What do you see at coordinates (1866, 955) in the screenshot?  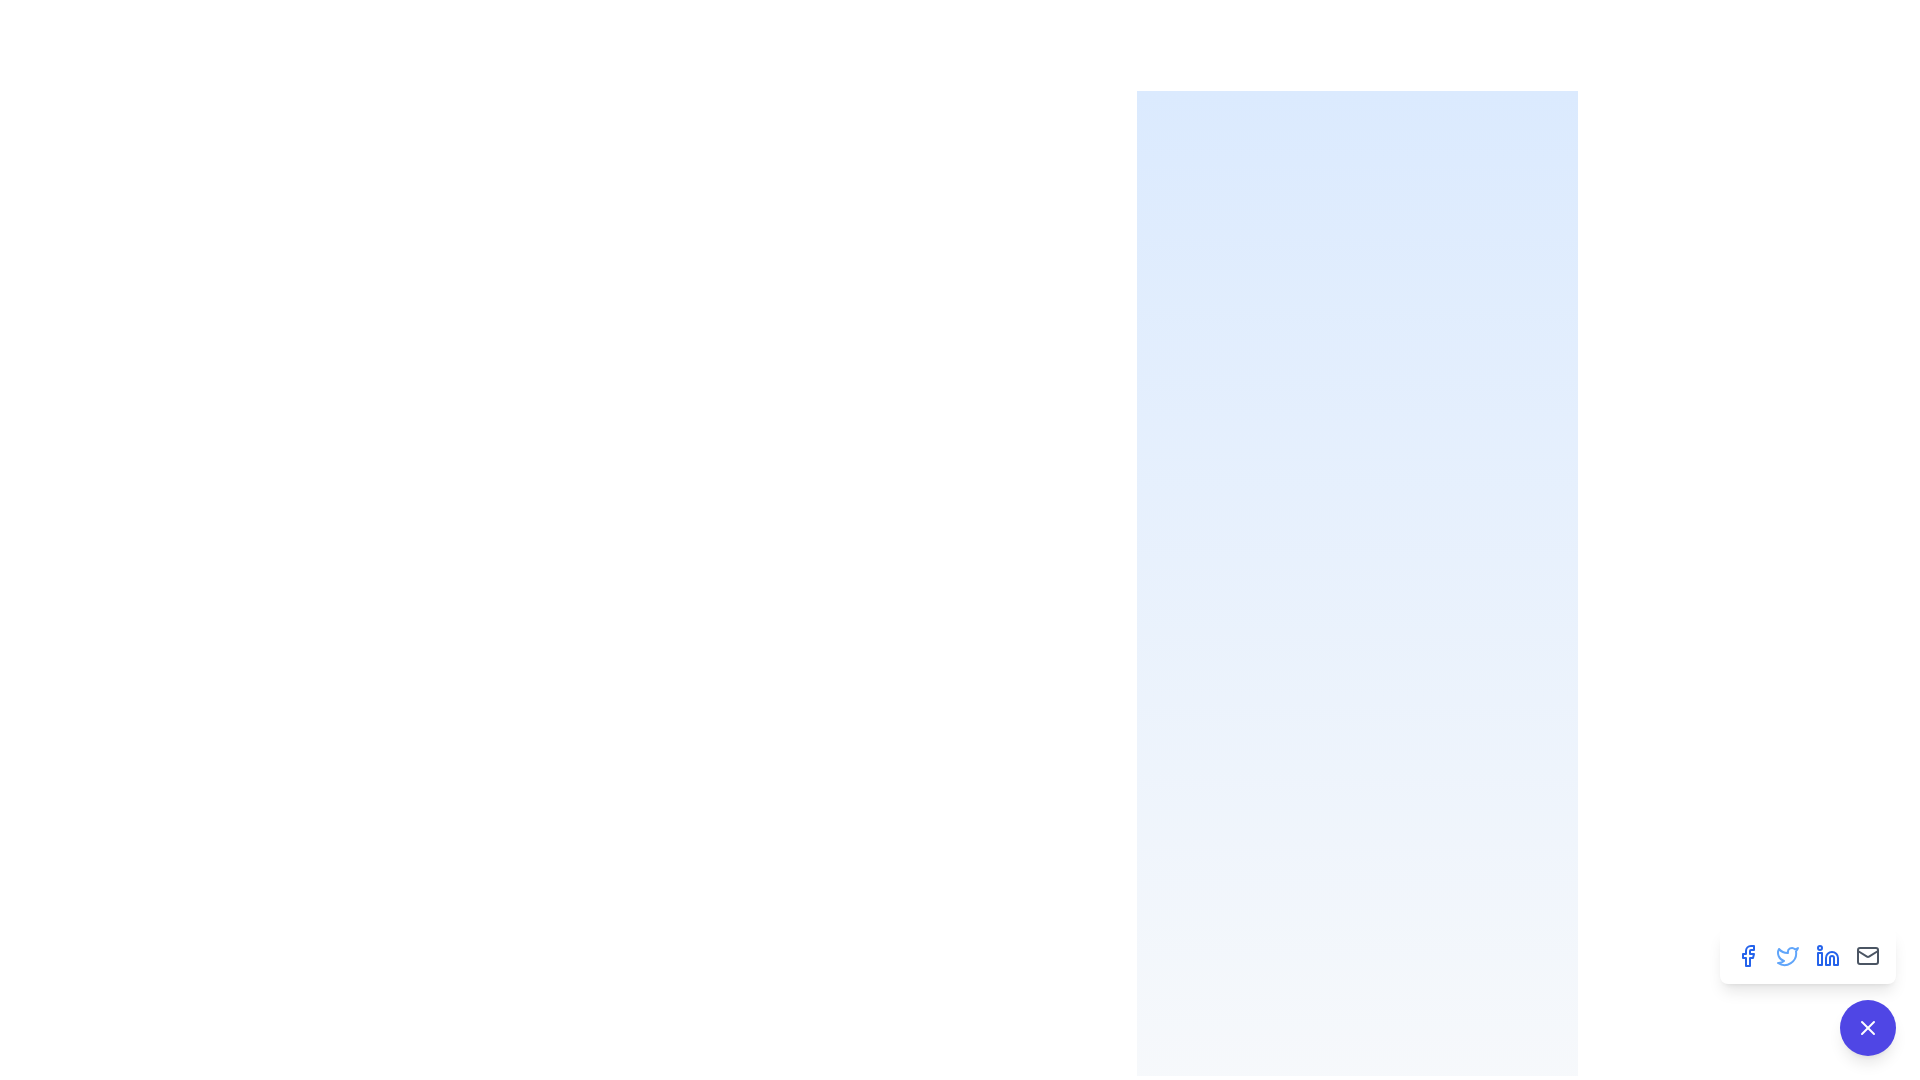 I see `the mail icon button located at the bottom-right corner of the interface` at bounding box center [1866, 955].